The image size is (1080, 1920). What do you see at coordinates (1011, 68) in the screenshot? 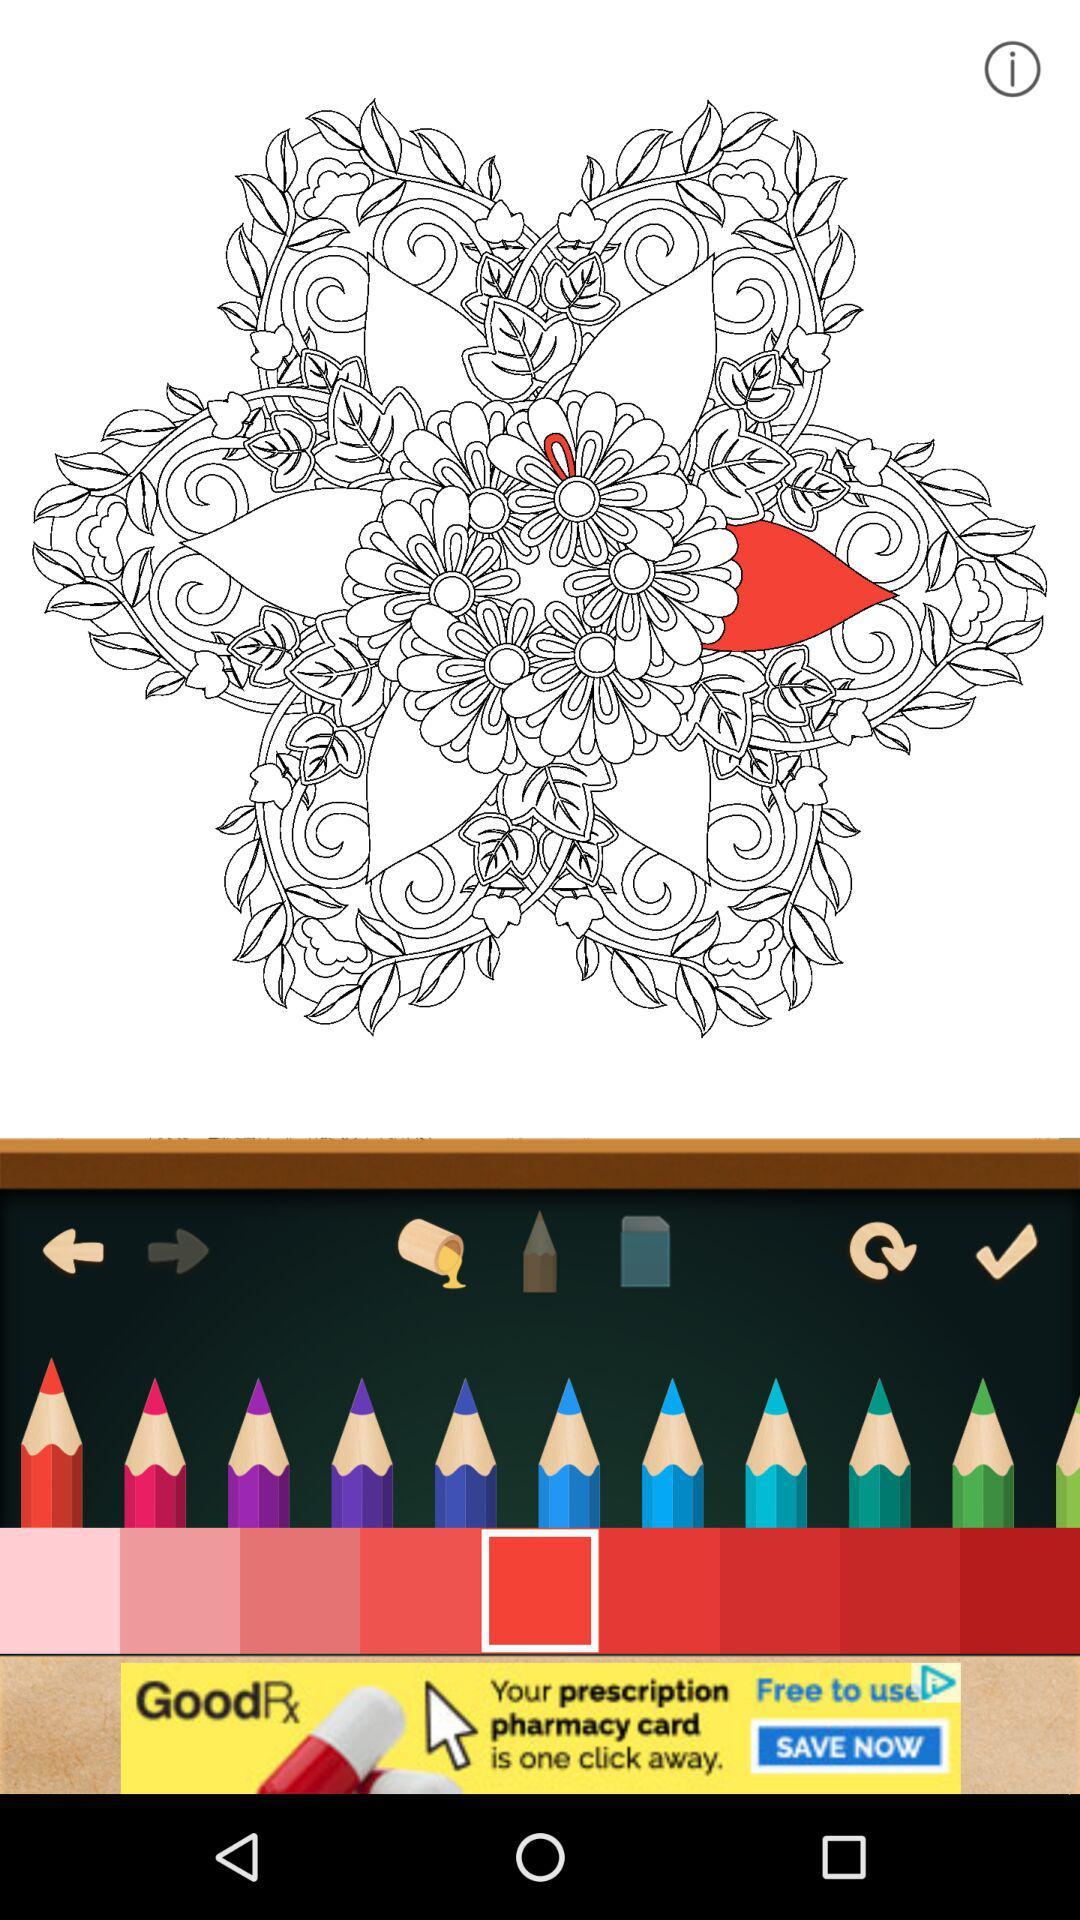
I see `the info icon` at bounding box center [1011, 68].